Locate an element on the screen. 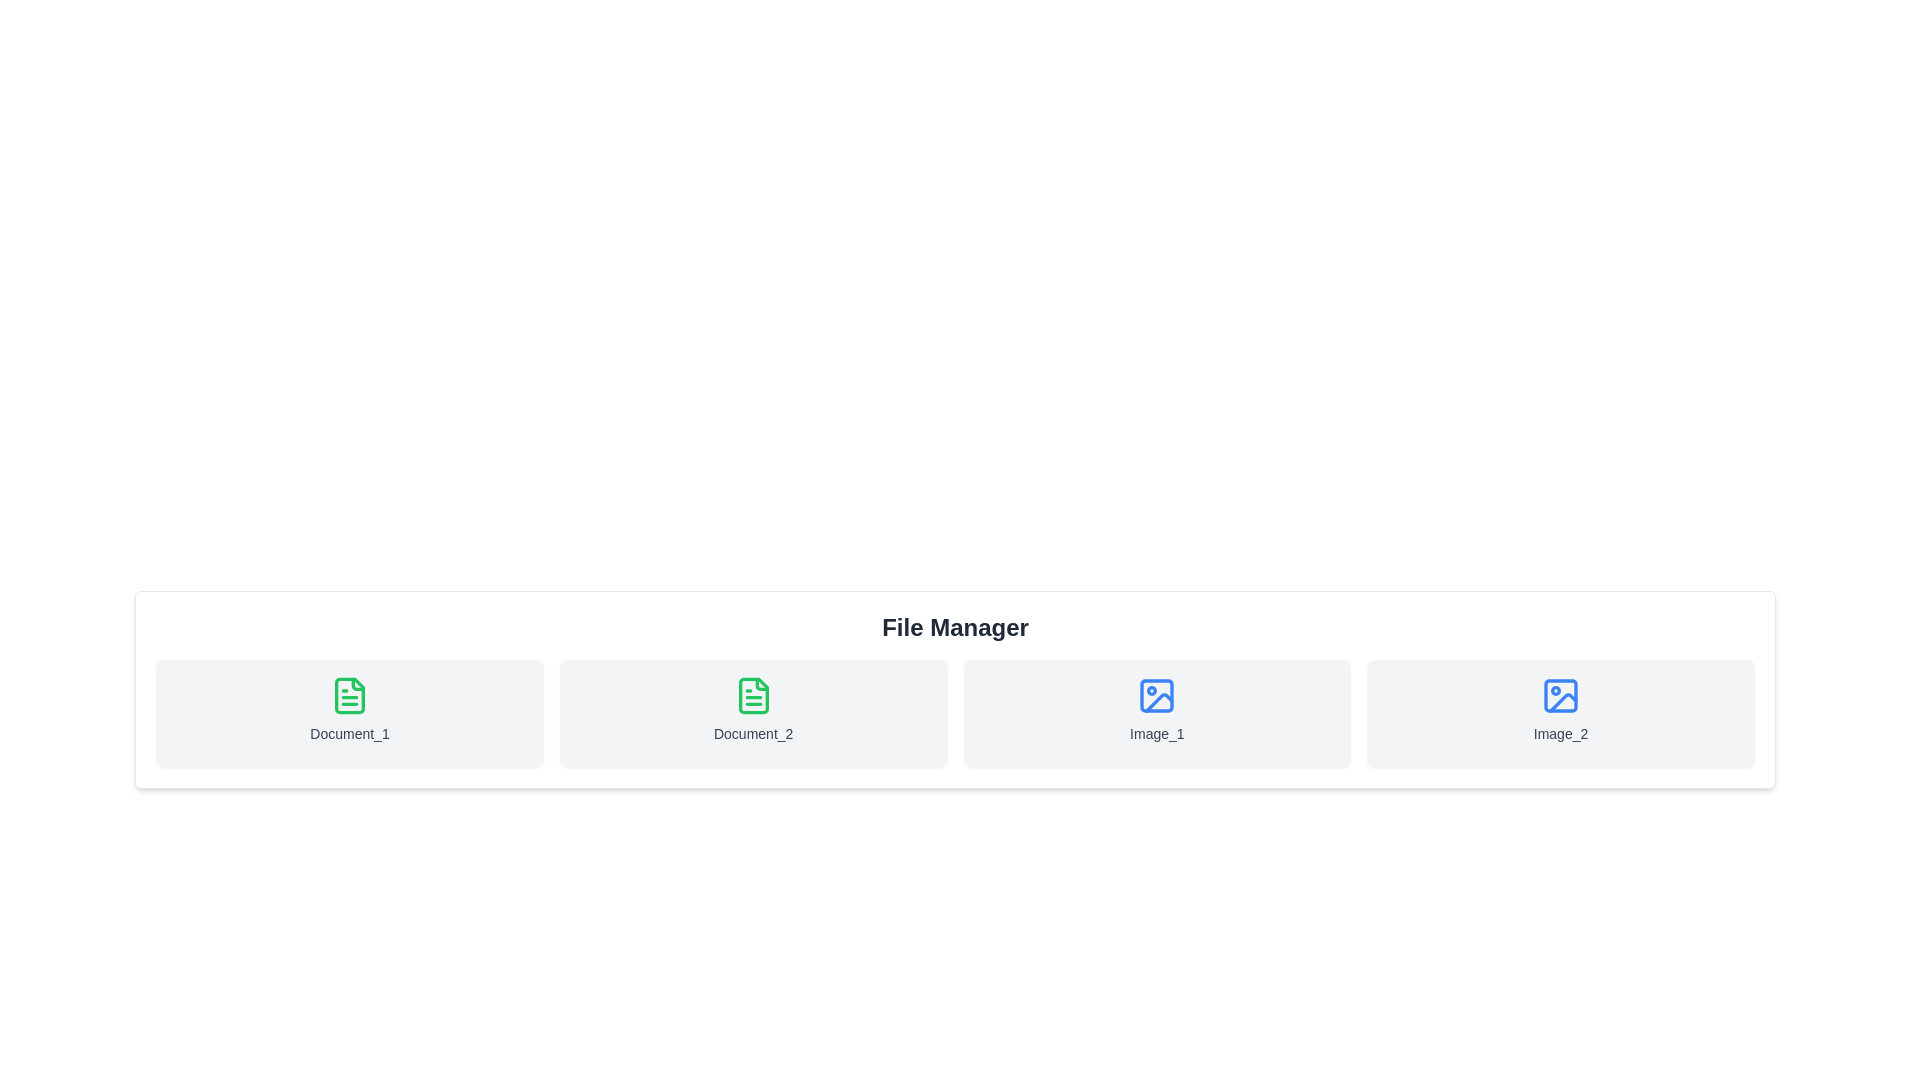  the card component representing the file labeled 'Document_2', which is located in the second position of a four-item grid layout is located at coordinates (752, 712).